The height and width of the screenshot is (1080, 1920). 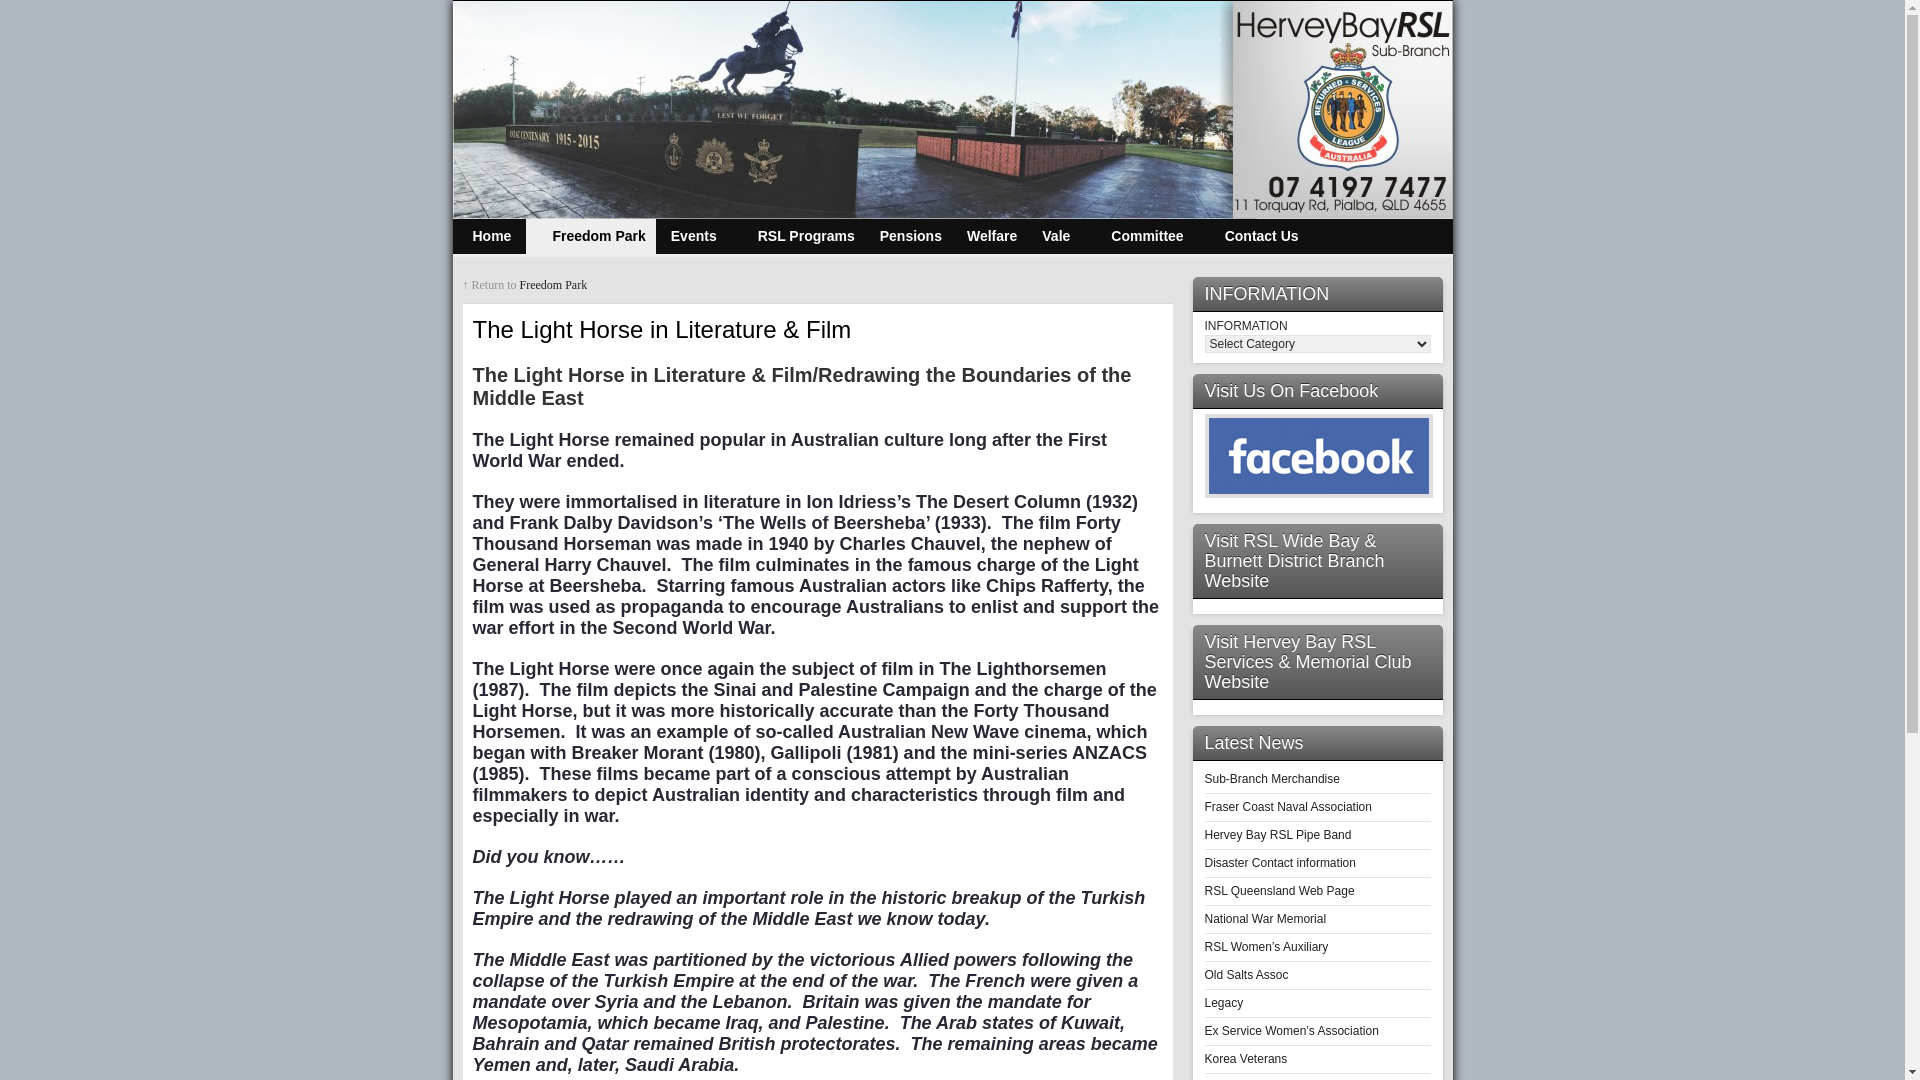 What do you see at coordinates (589, 235) in the screenshot?
I see `'Freedom Park'` at bounding box center [589, 235].